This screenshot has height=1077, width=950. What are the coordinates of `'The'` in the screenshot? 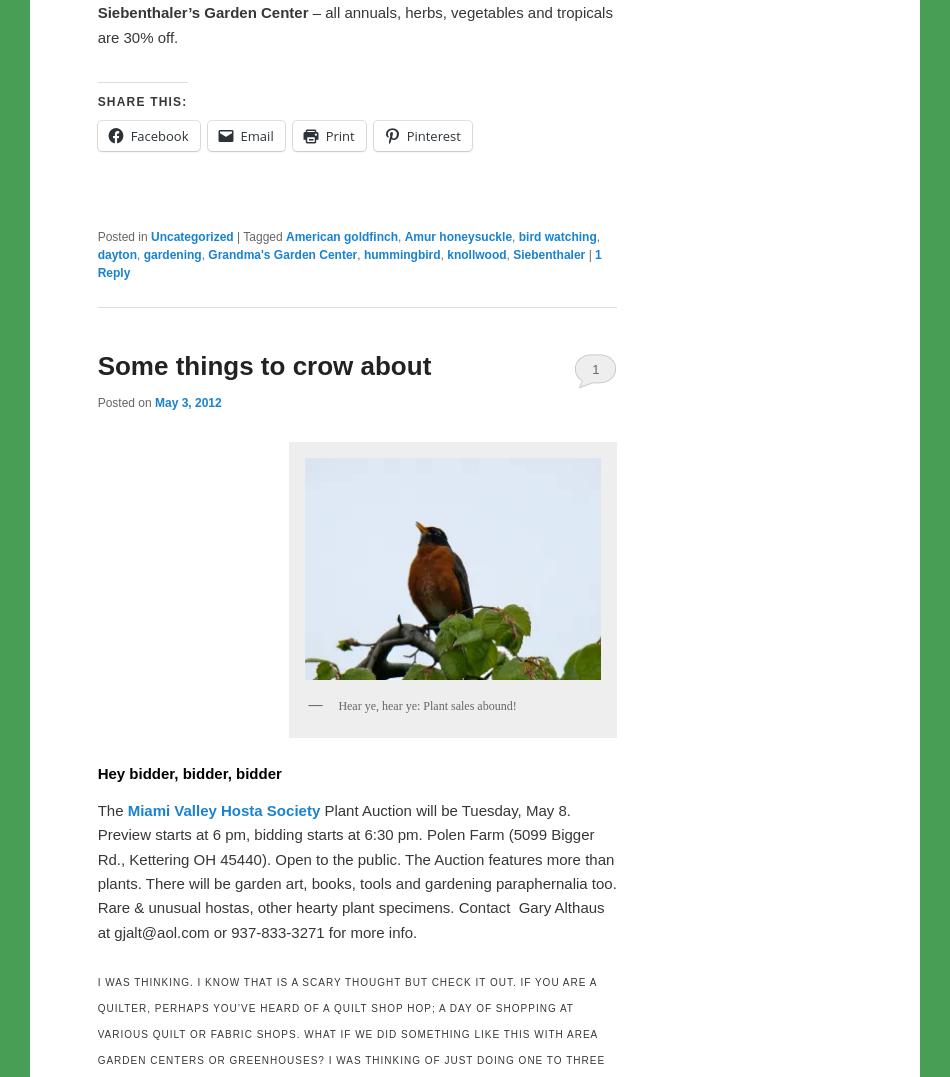 It's located at (112, 809).